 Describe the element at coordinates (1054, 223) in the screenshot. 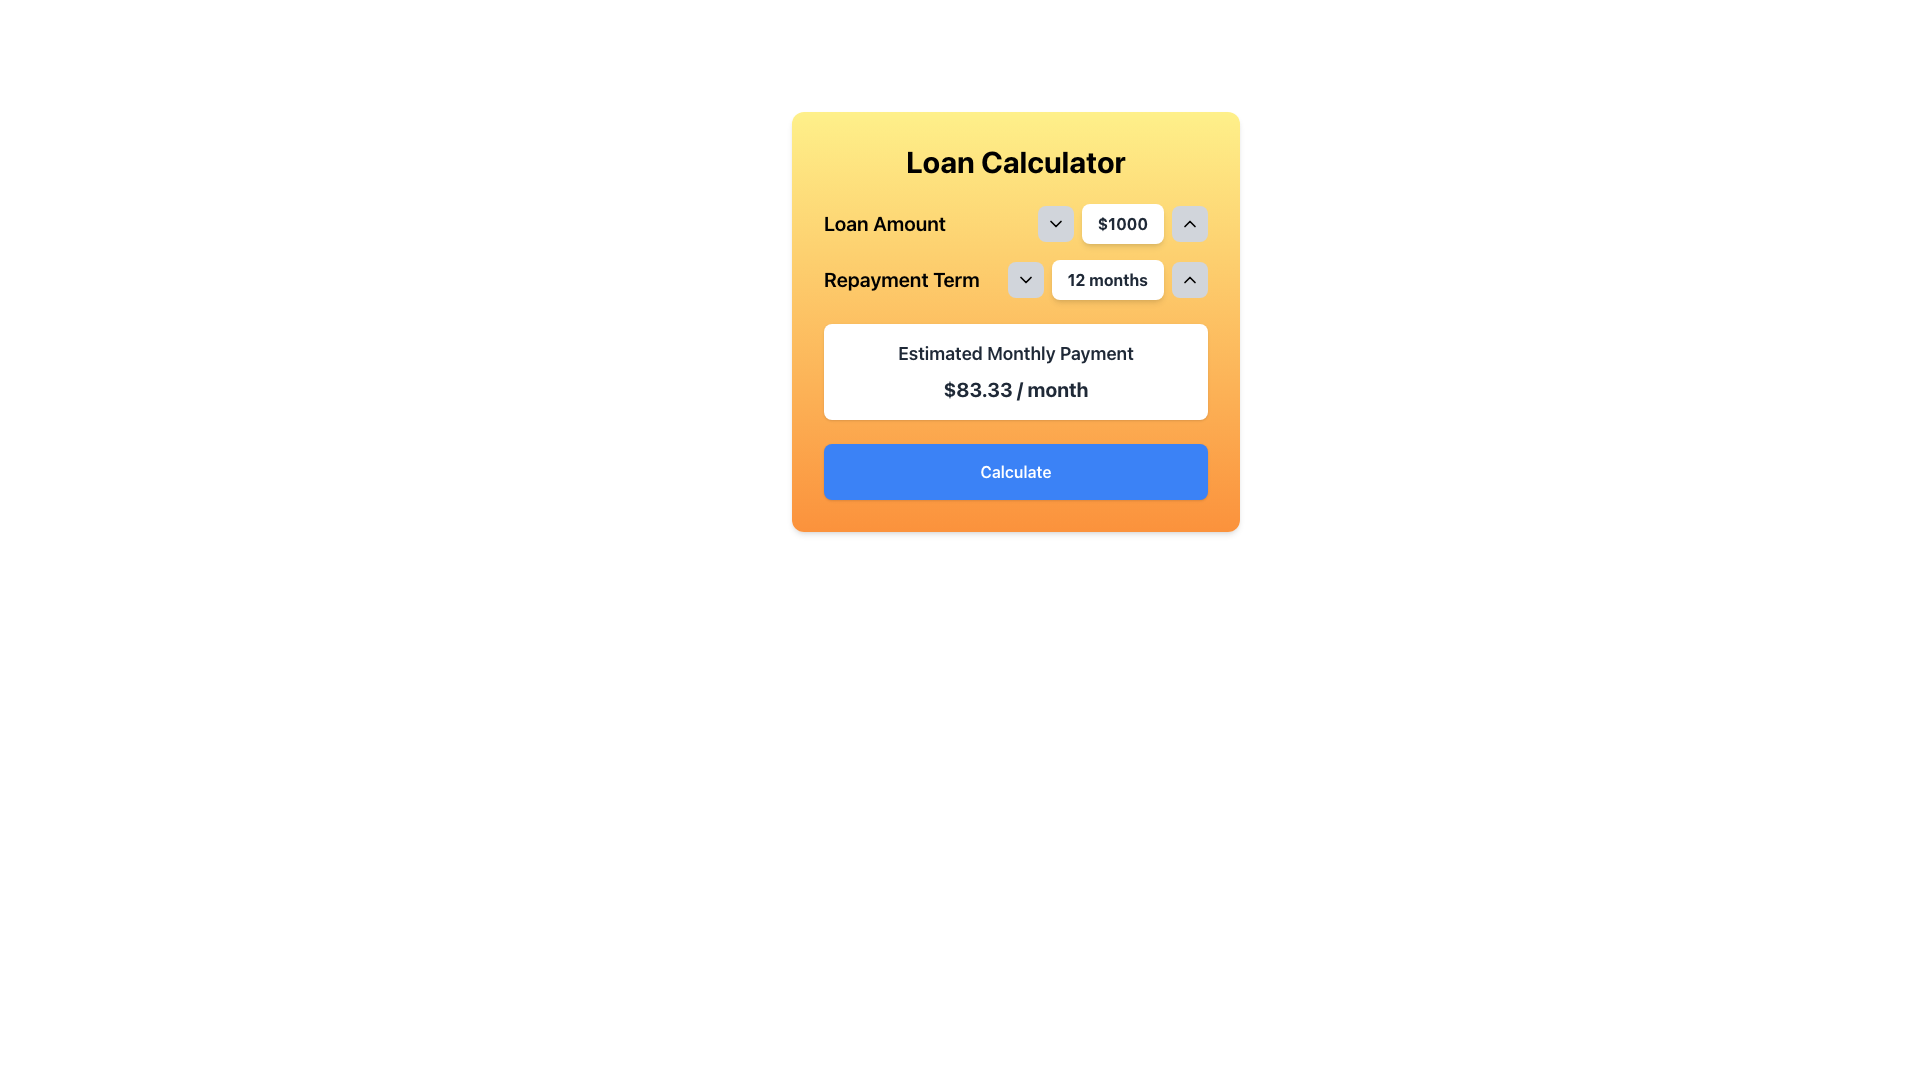

I see `the Dropdown Icon located in the 'Loan Amount' section` at that location.